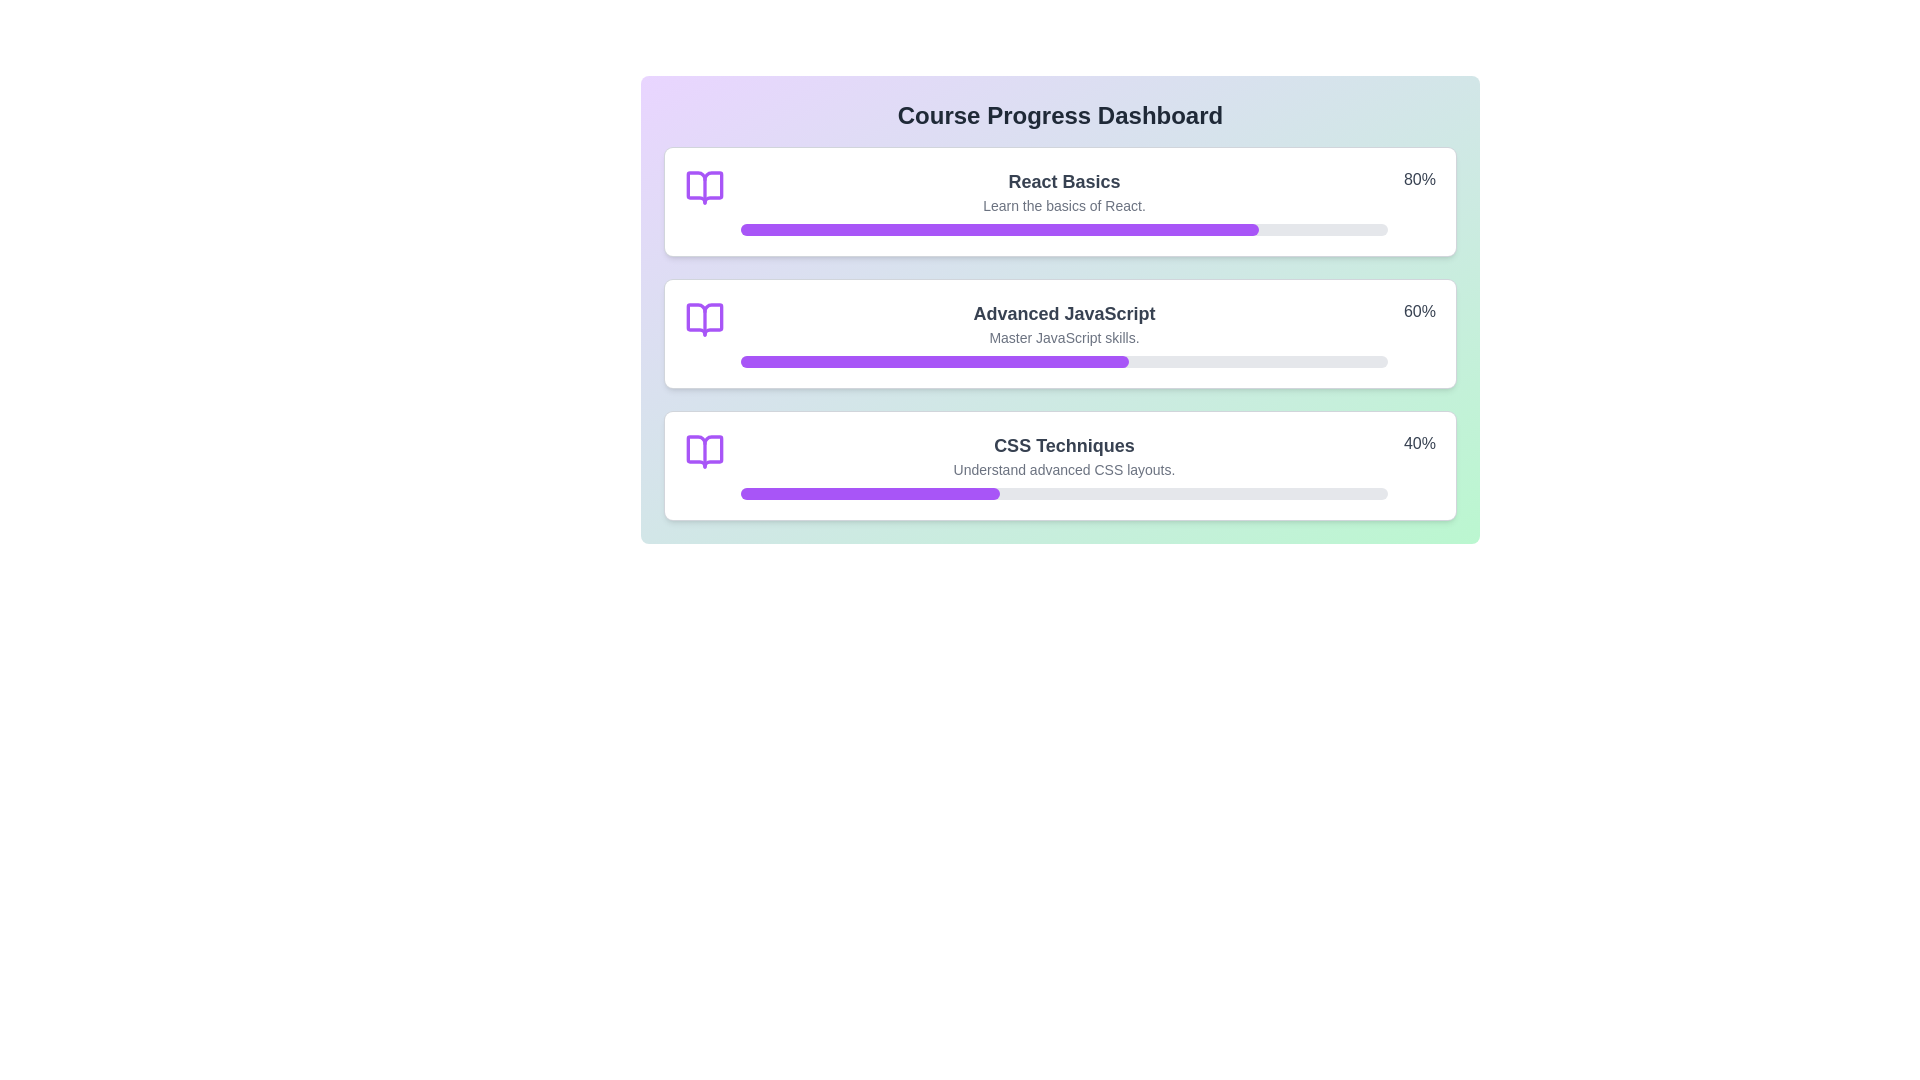 The width and height of the screenshot is (1920, 1080). What do you see at coordinates (705, 188) in the screenshot?
I see `the 'React Basics' course icon located at the top-left corner of the first card under the 'Course Progress Dashboard', next to the text labeled 'React Basics'` at bounding box center [705, 188].